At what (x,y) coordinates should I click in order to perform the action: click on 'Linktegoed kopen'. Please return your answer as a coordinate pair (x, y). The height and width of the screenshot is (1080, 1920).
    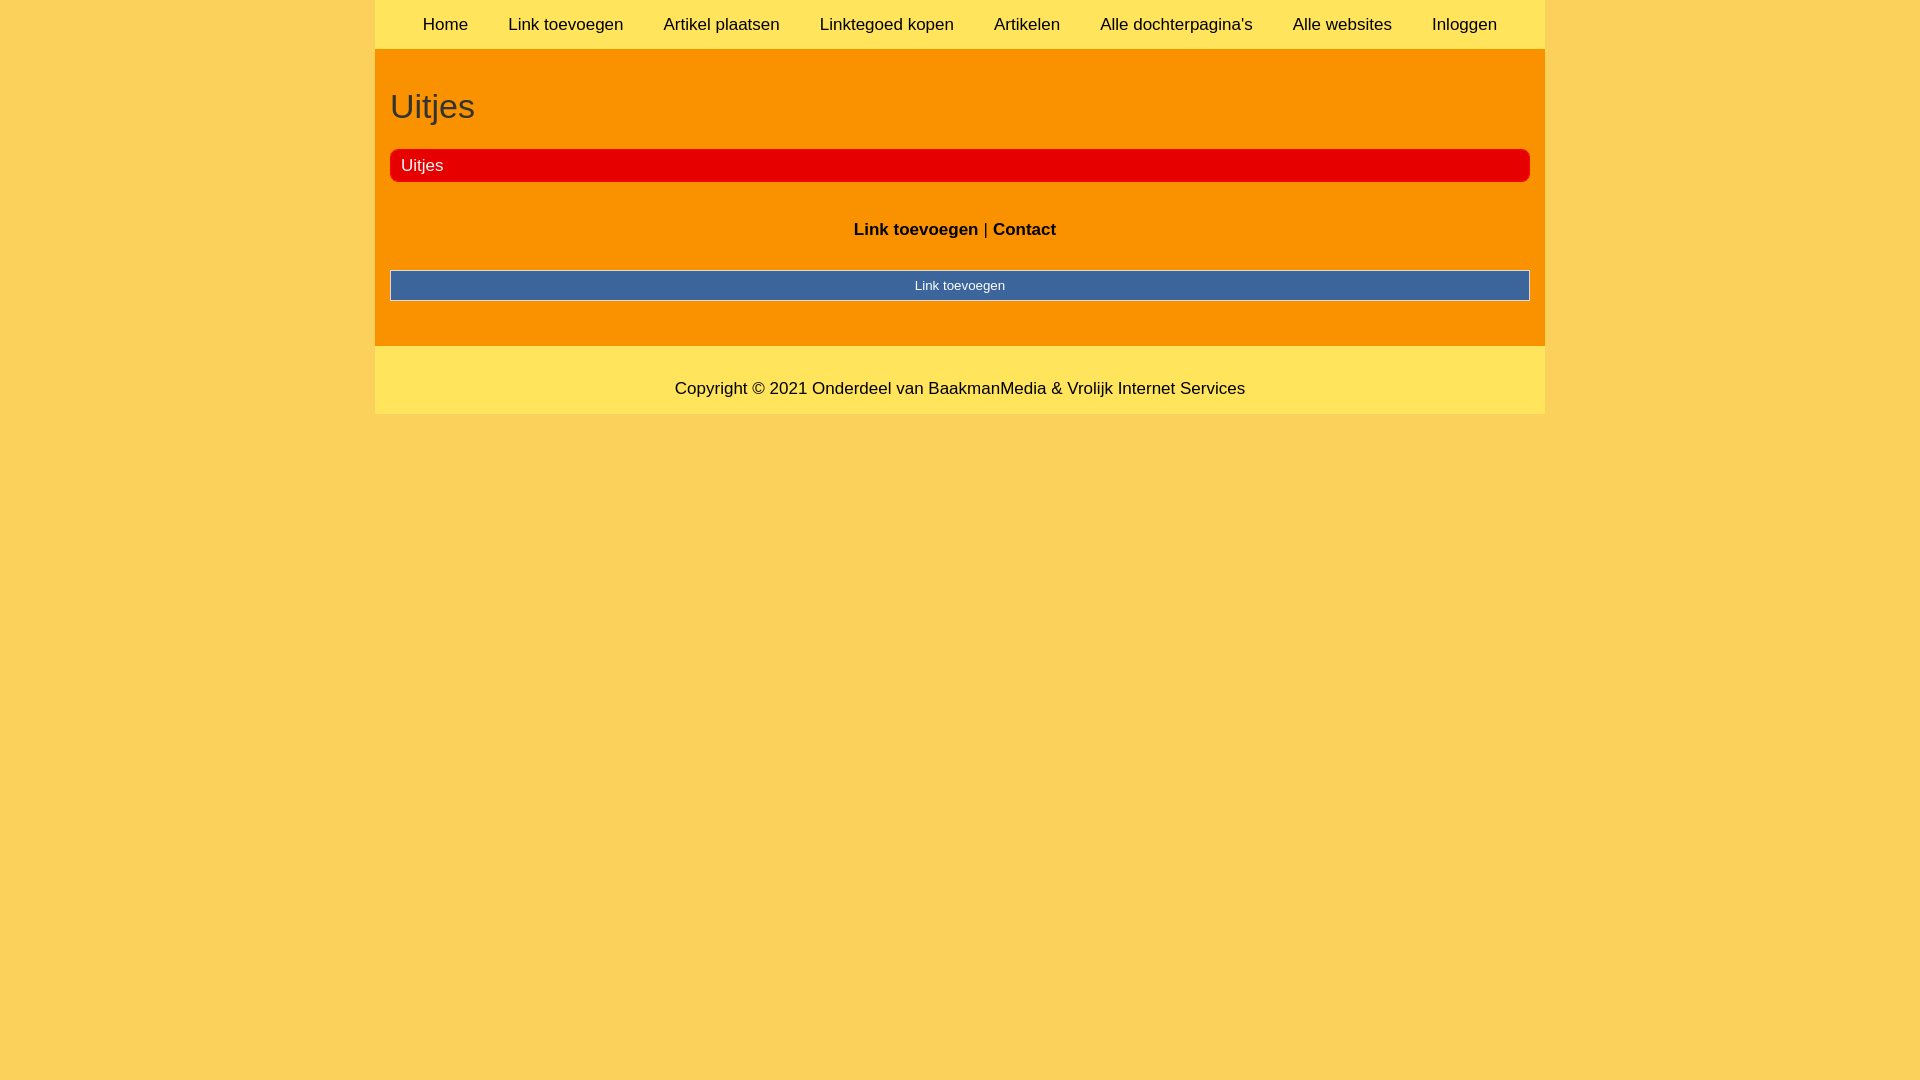
    Looking at the image, I should click on (800, 24).